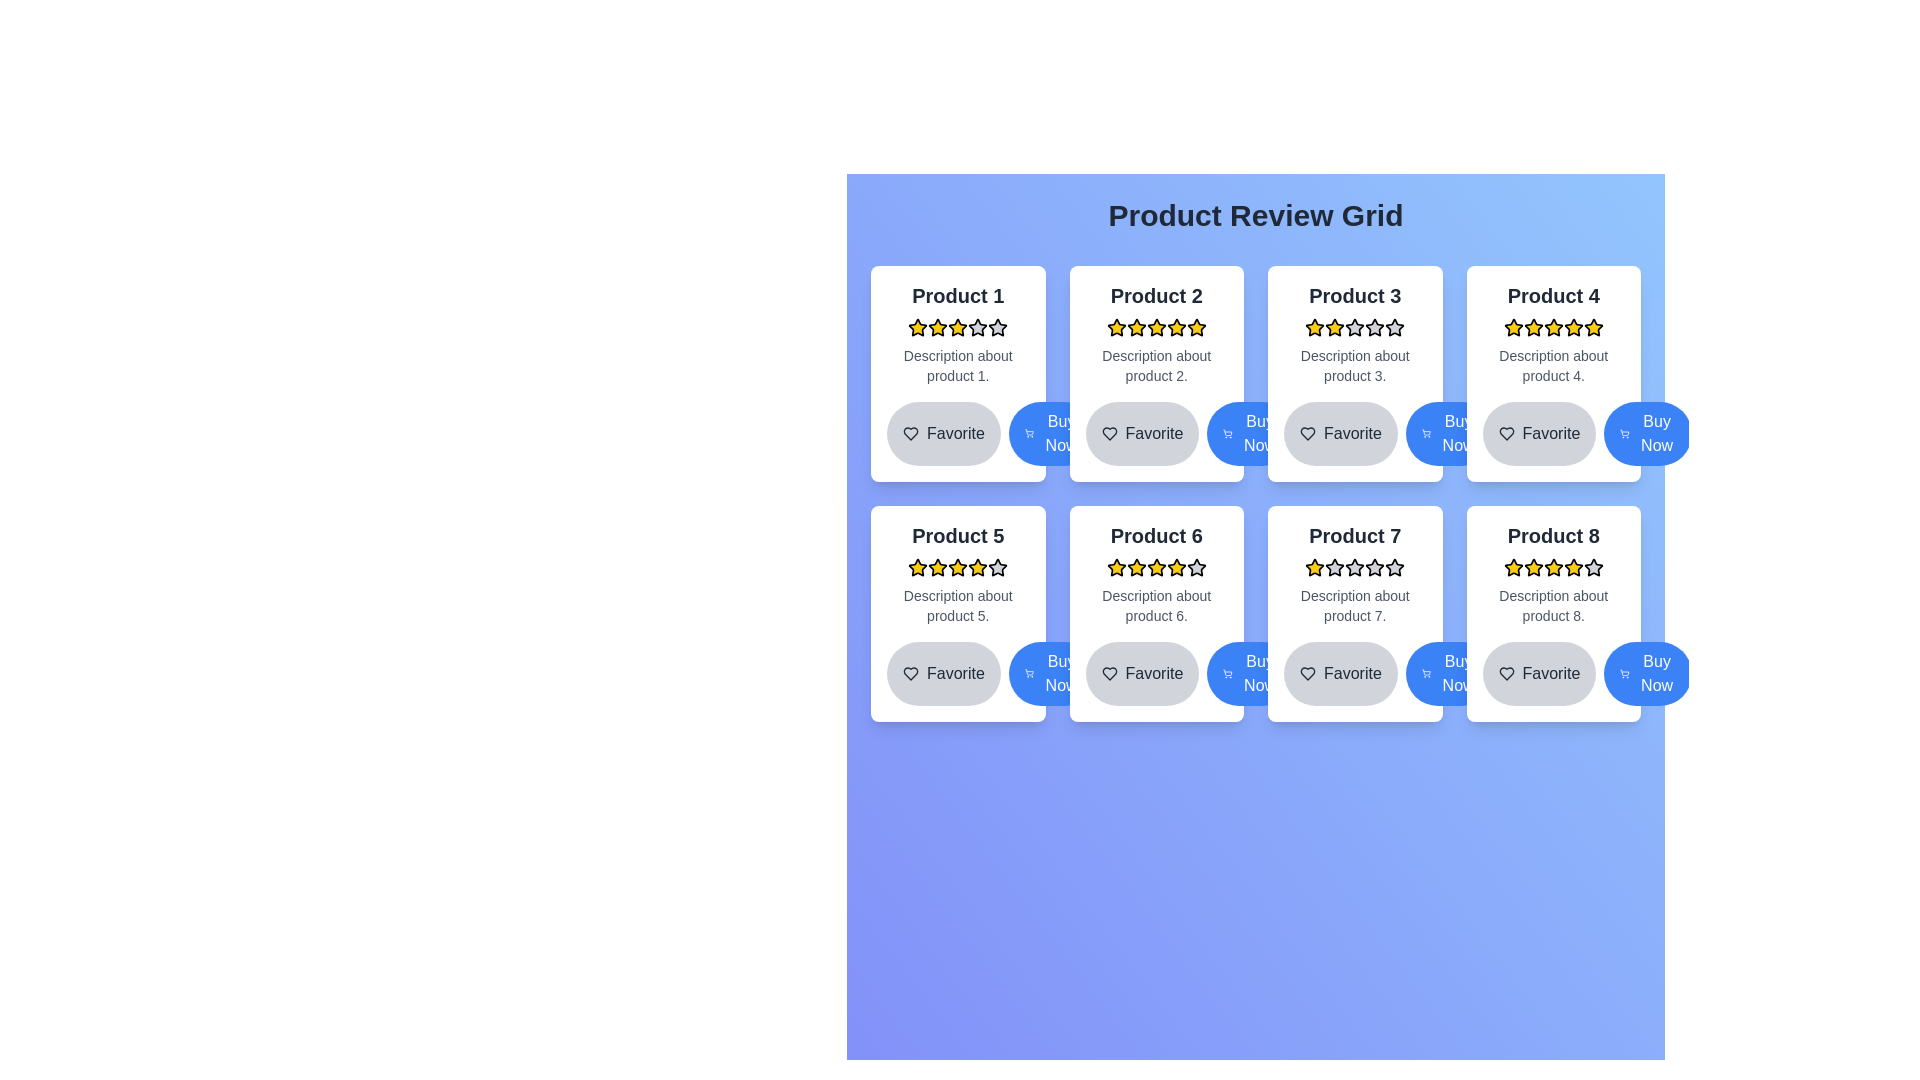 This screenshot has width=1920, height=1080. What do you see at coordinates (1506, 433) in the screenshot?
I see `the heart-shaped icon within the 'Favorite' button located in the top-right corner of the 'Product 4' card` at bounding box center [1506, 433].